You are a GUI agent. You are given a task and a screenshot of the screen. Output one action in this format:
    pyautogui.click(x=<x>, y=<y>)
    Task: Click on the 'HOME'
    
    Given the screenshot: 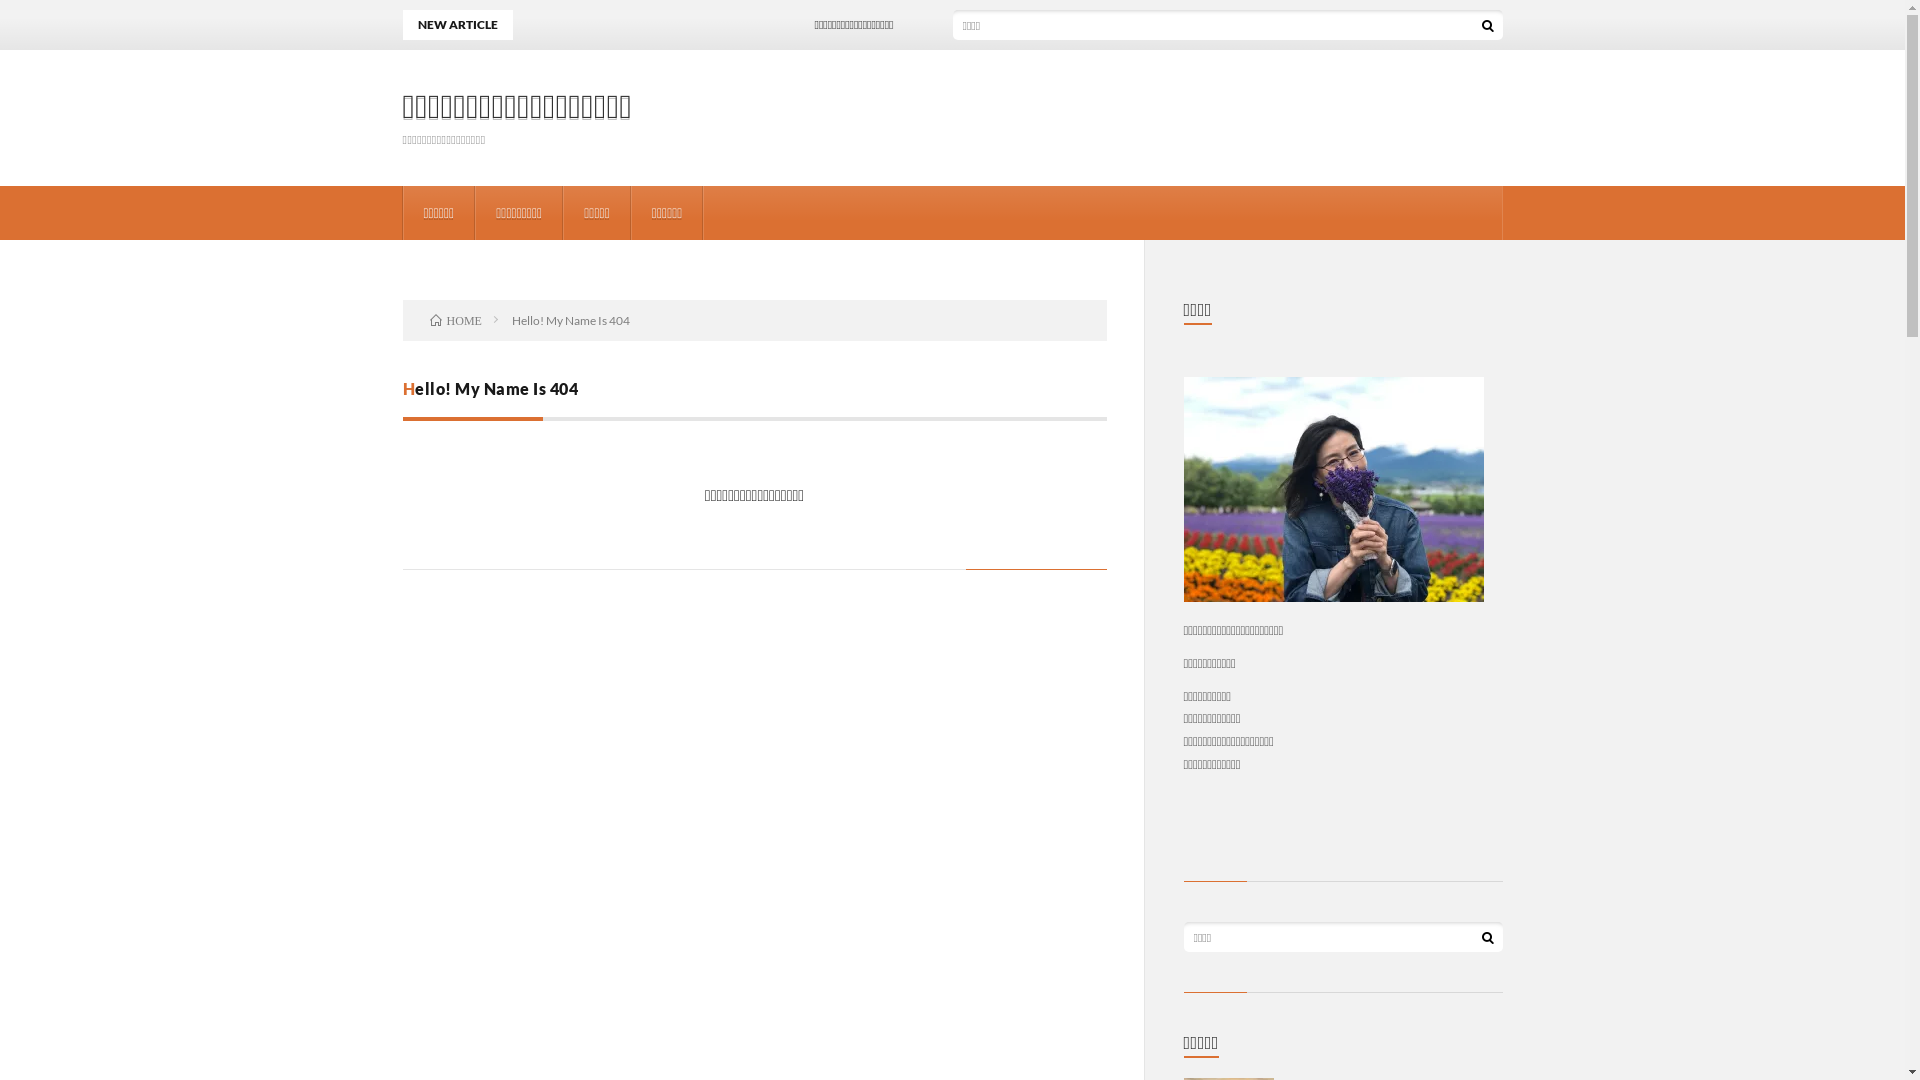 What is the action you would take?
    pyautogui.click(x=455, y=319)
    